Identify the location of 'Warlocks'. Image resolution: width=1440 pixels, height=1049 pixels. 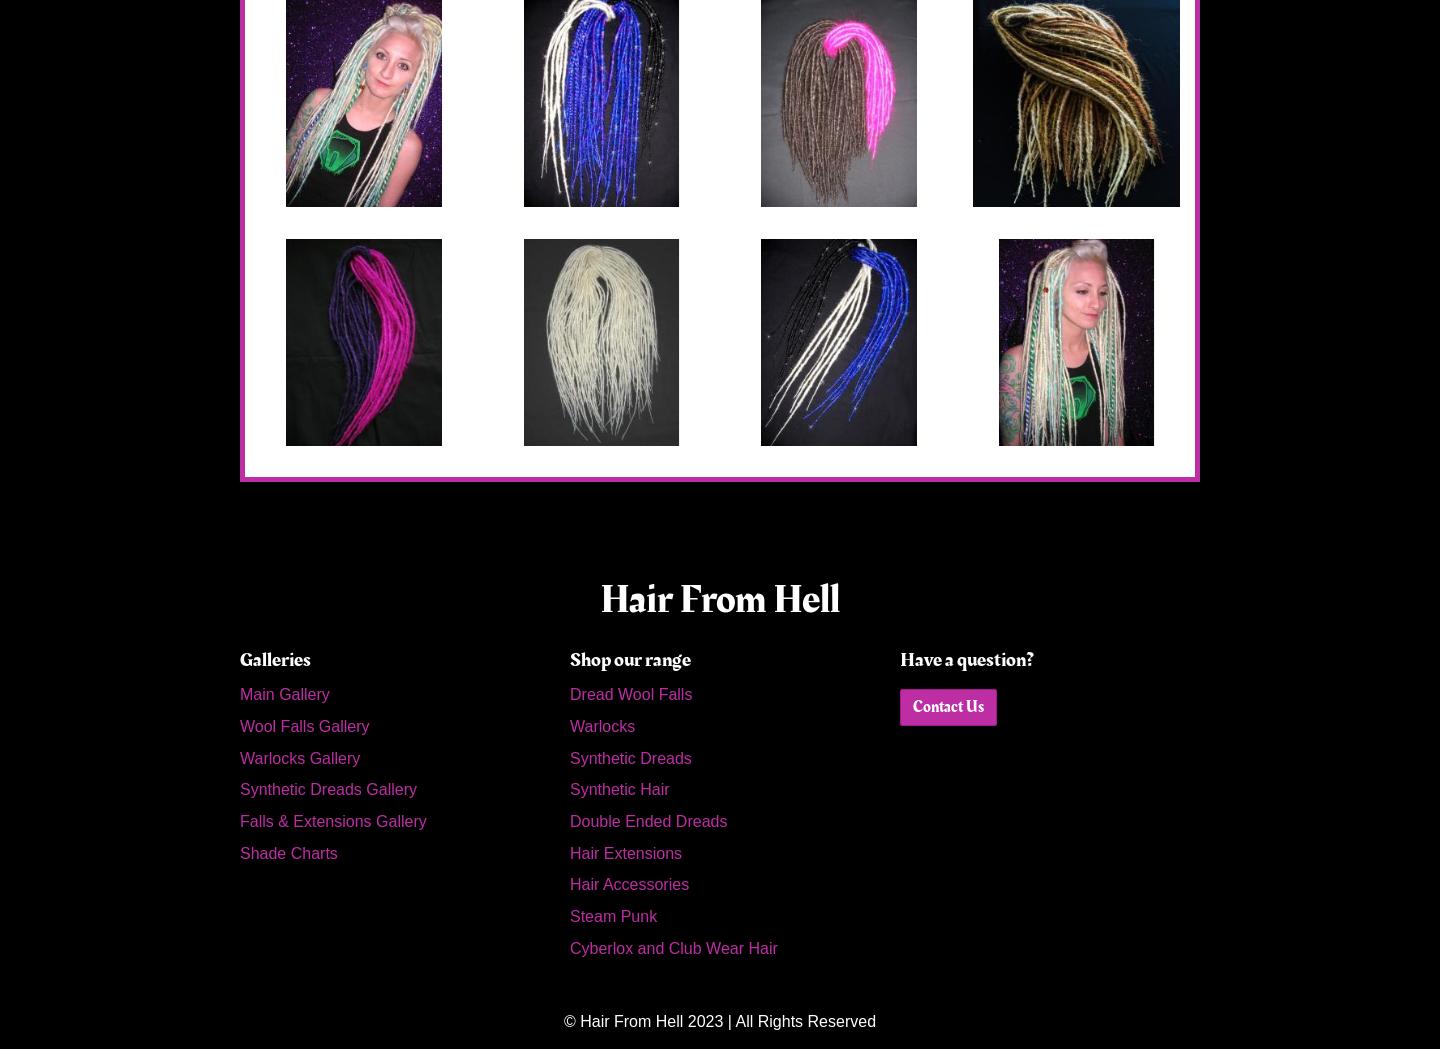
(601, 726).